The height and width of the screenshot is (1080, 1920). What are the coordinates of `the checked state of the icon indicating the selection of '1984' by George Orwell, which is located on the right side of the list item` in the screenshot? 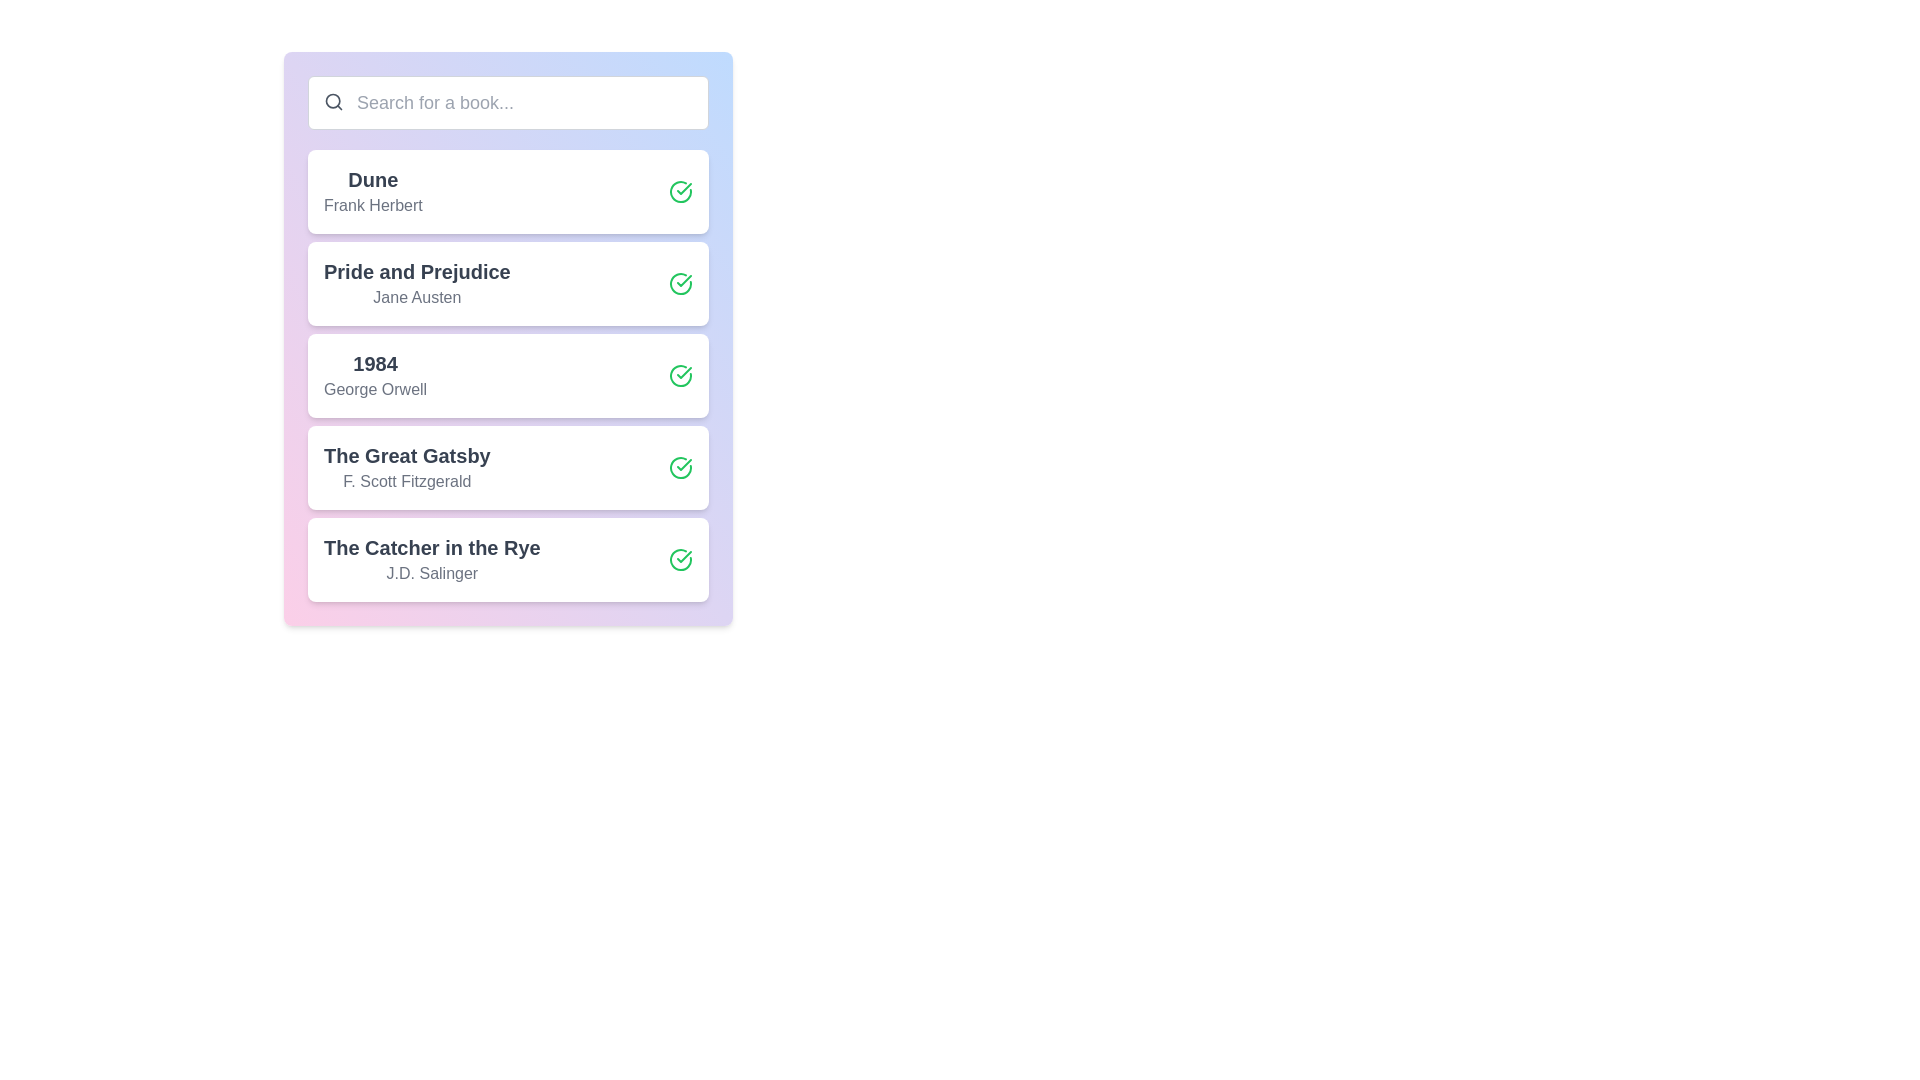 It's located at (681, 375).